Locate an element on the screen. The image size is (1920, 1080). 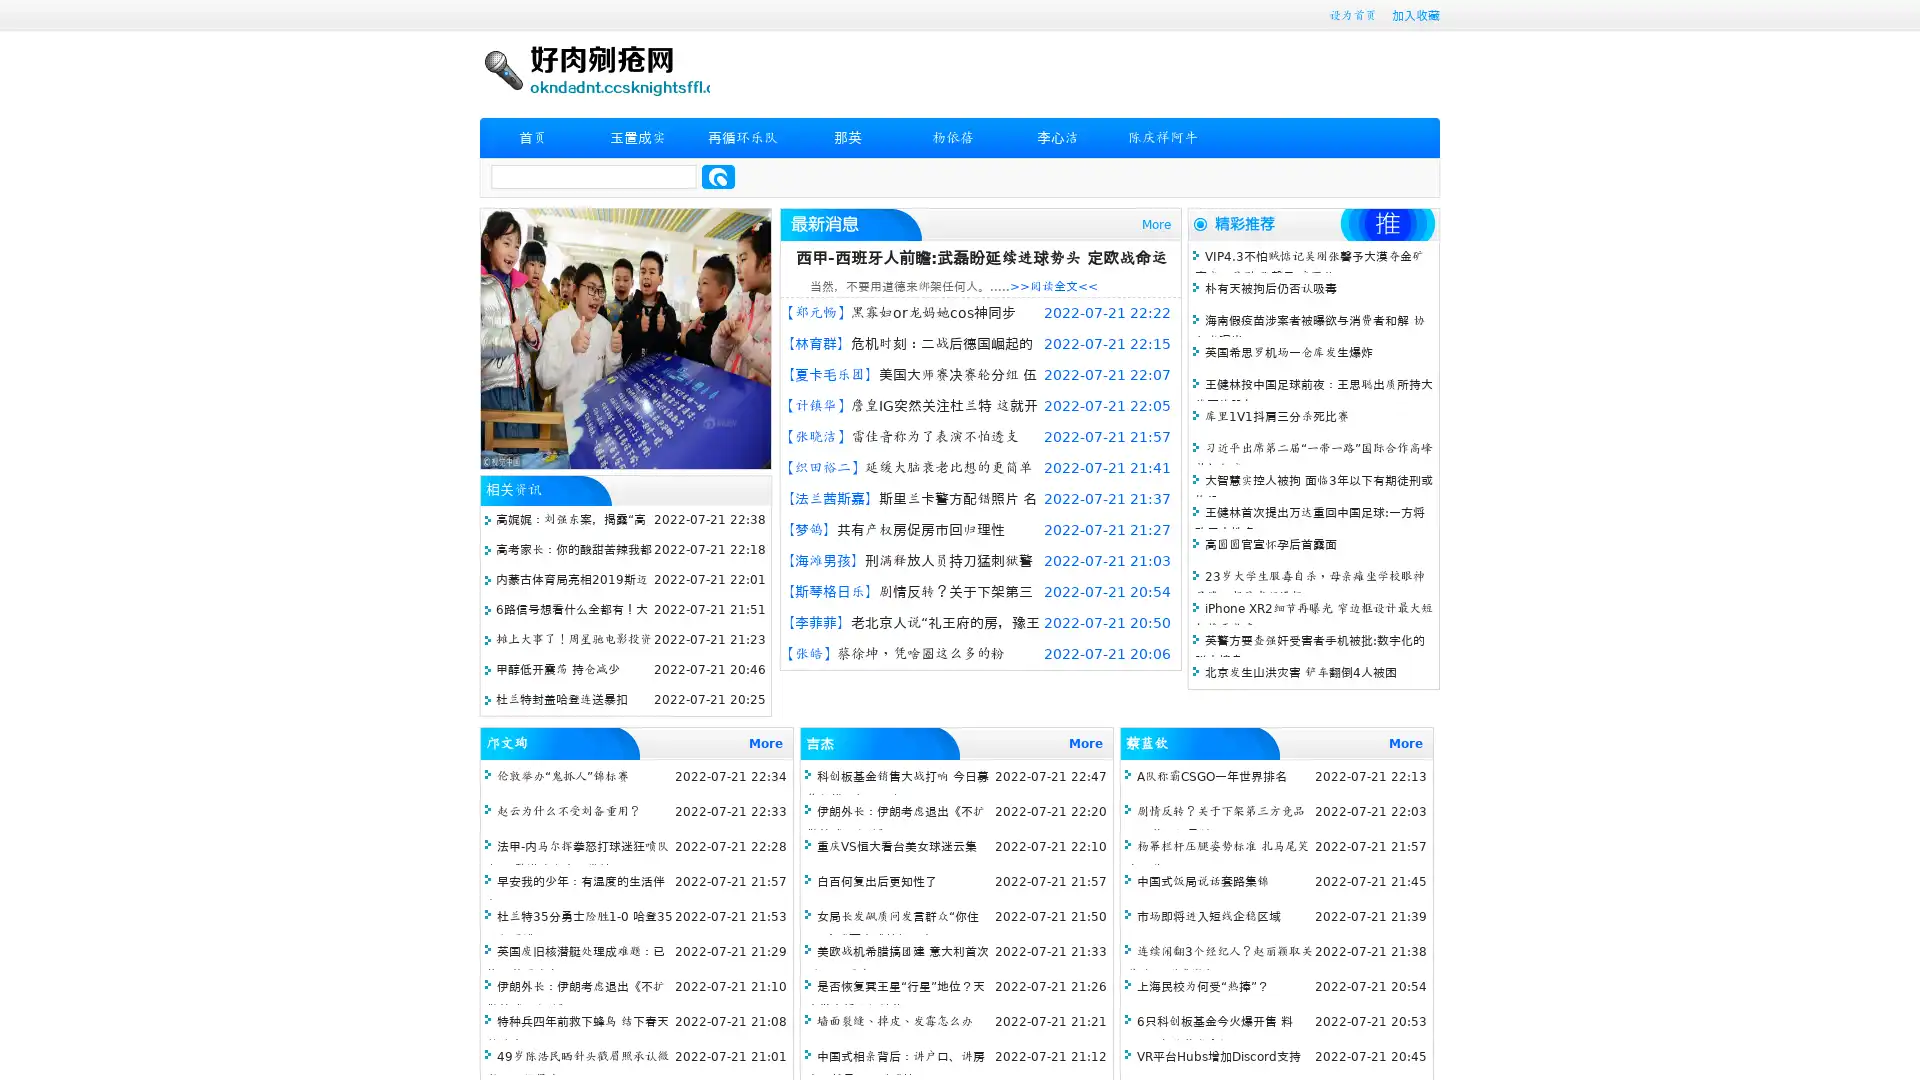
Search is located at coordinates (718, 176).